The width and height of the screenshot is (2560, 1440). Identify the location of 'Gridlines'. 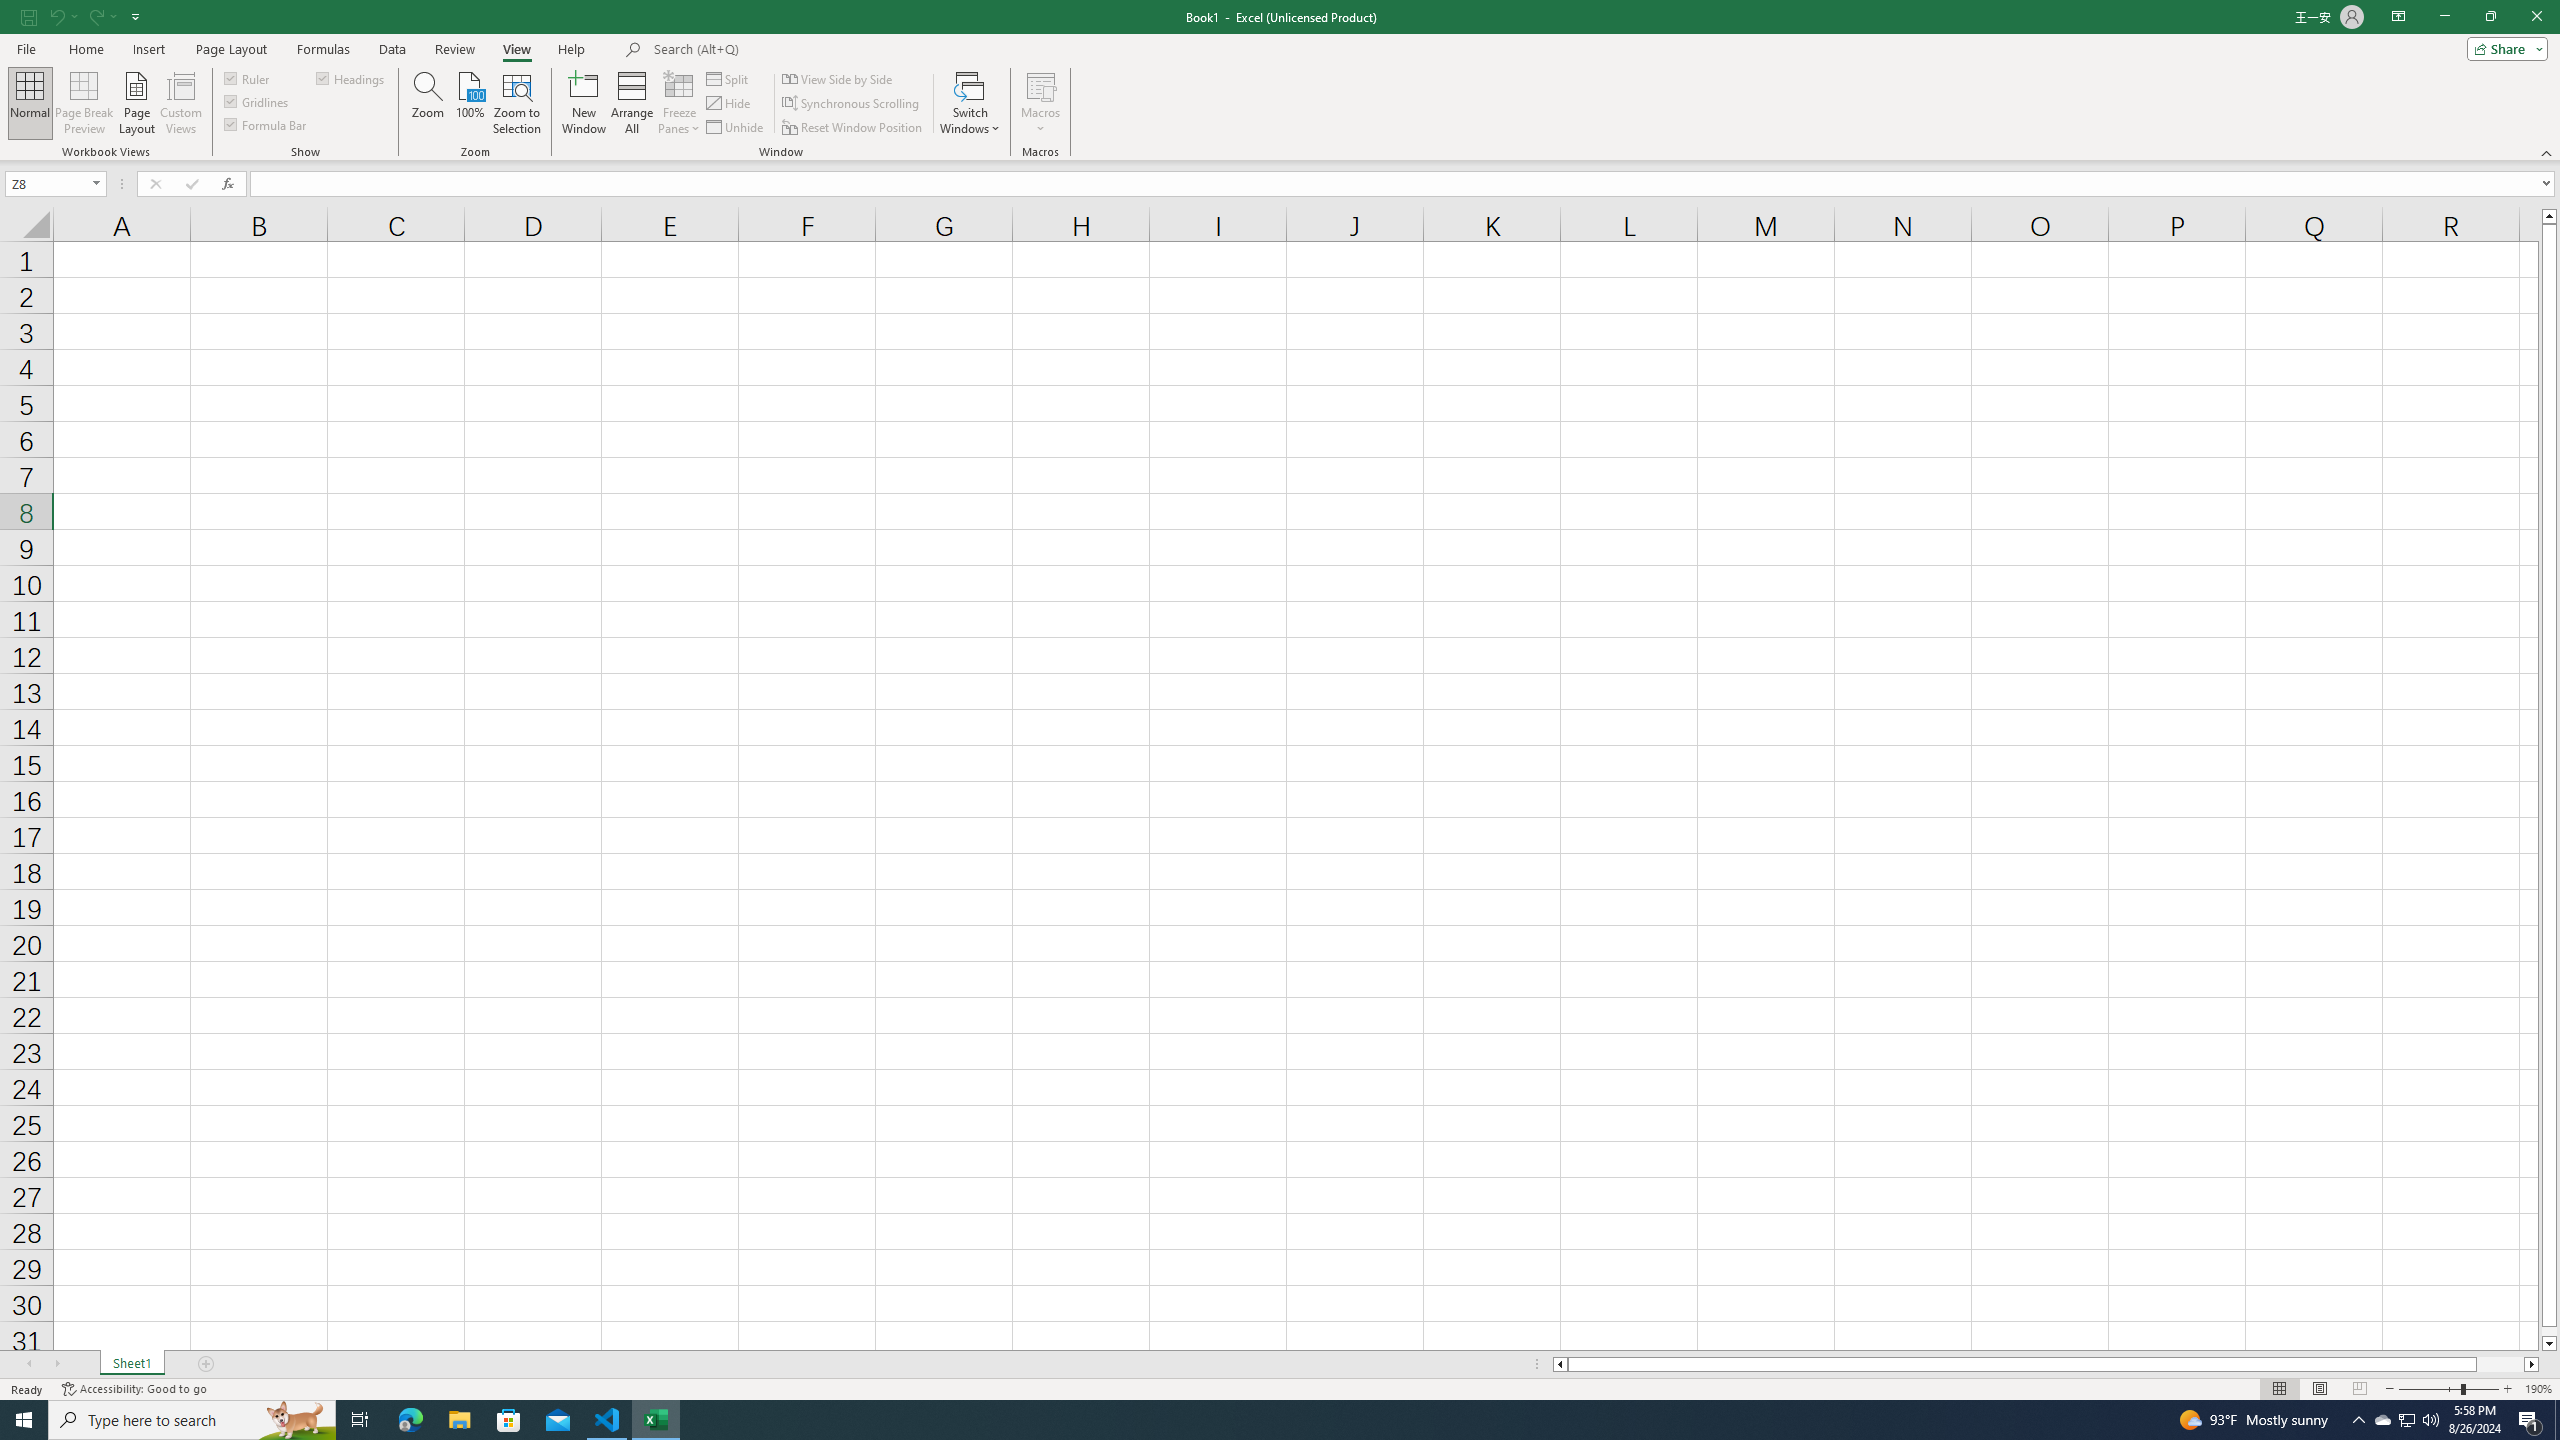
(256, 99).